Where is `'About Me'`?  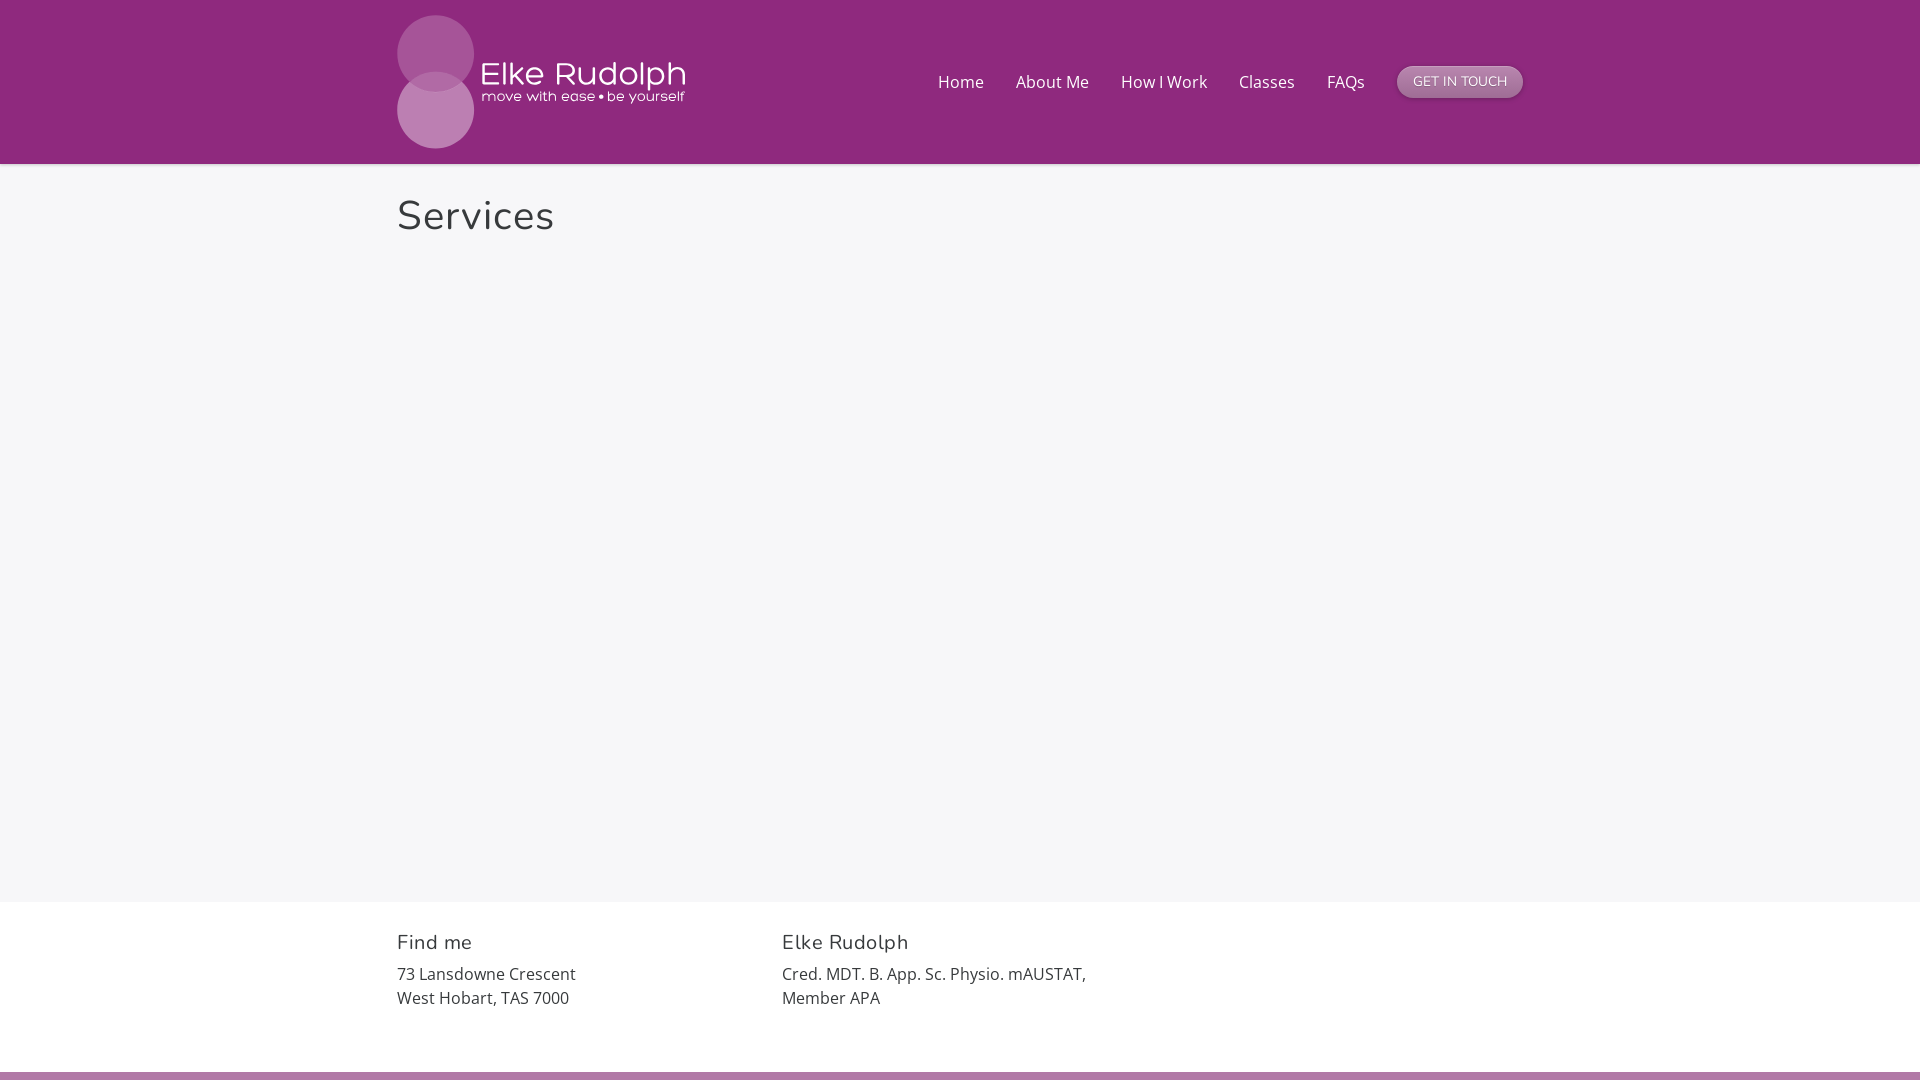
'About Me' is located at coordinates (1051, 80).